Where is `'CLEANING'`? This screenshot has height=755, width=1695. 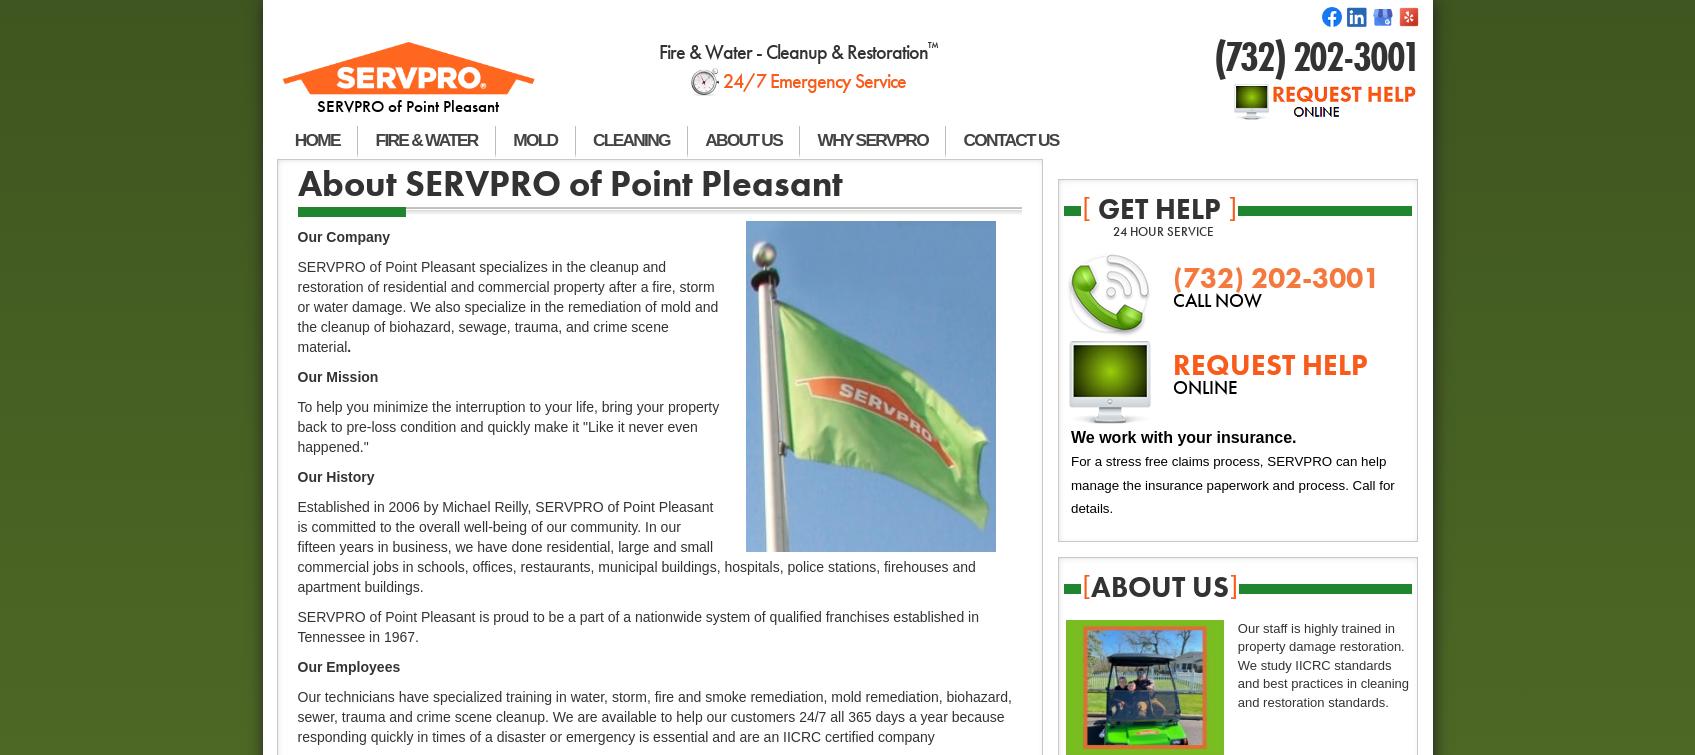 'CLEANING' is located at coordinates (592, 139).